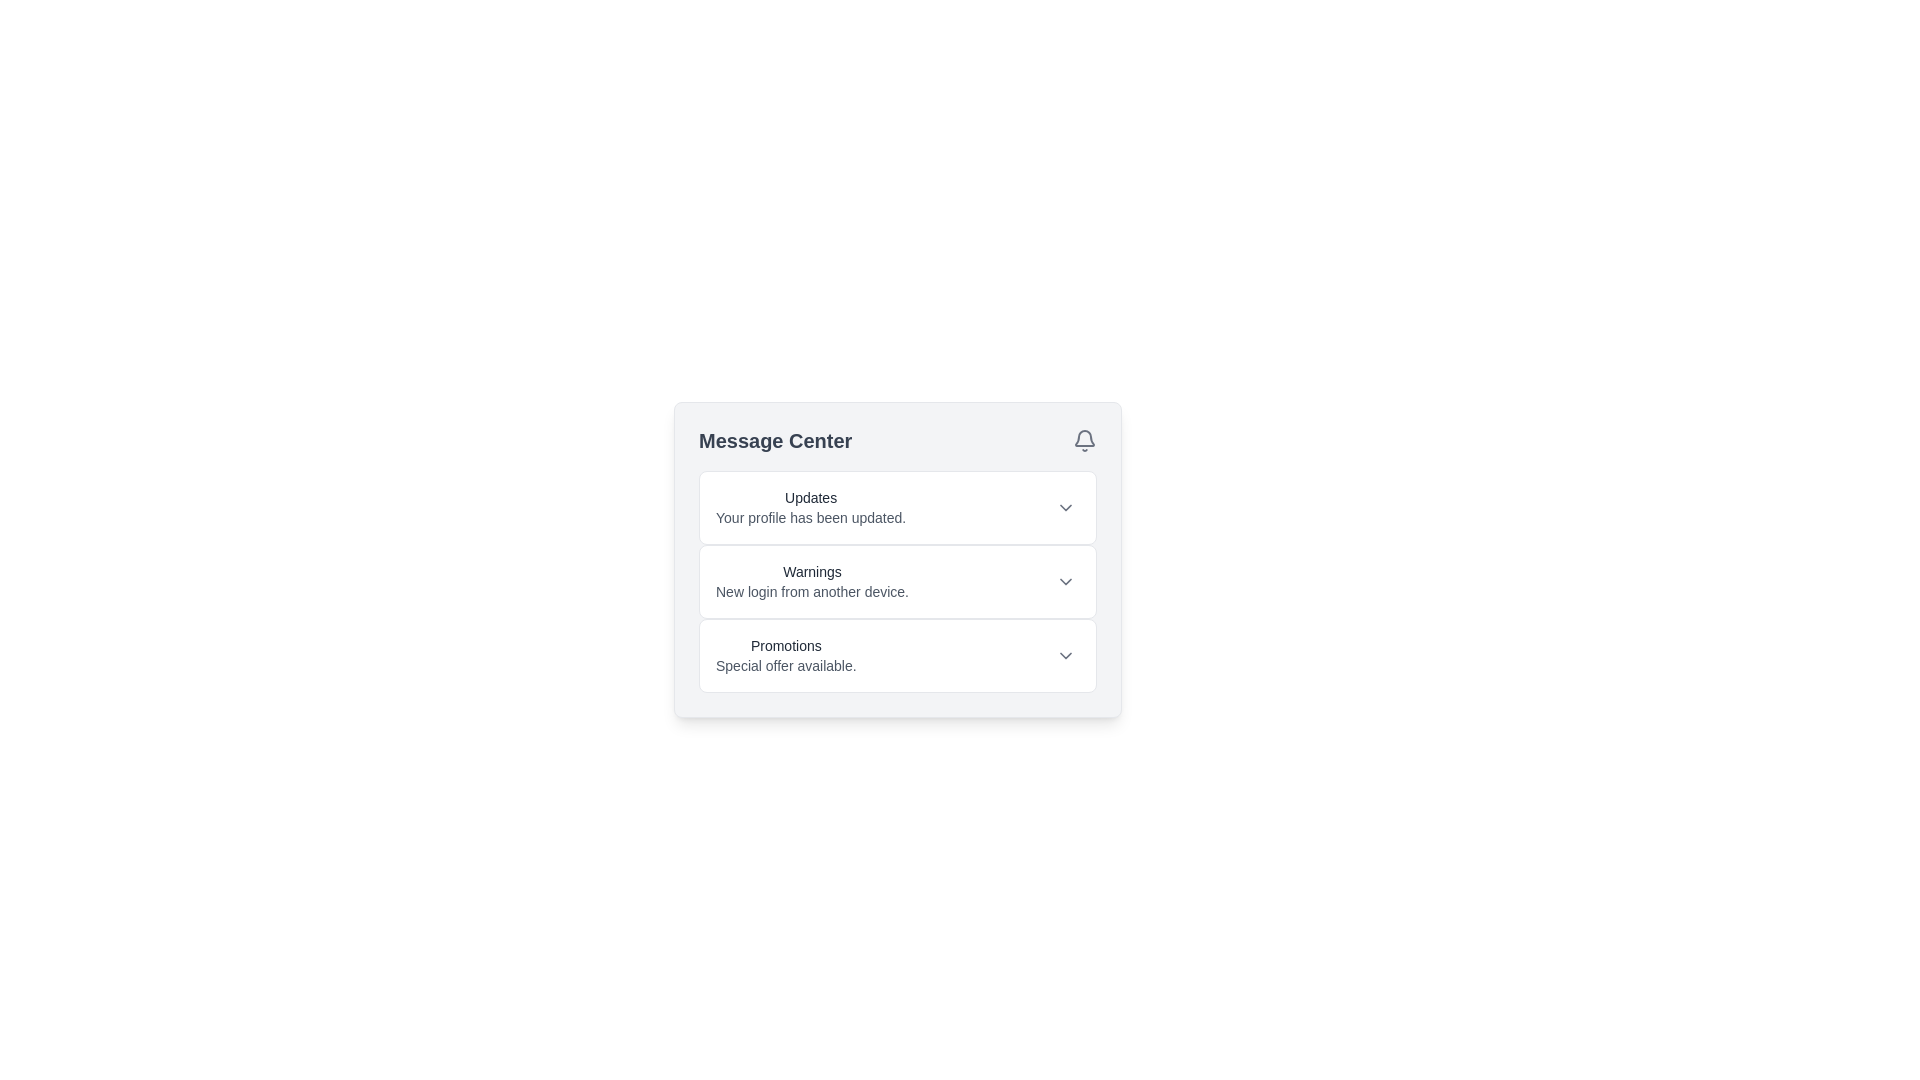 This screenshot has height=1080, width=1920. What do you see at coordinates (896, 507) in the screenshot?
I see `the 'Updates' collapsible section header located at the top of the Message Center, which contains a bold title and a chevron icon` at bounding box center [896, 507].